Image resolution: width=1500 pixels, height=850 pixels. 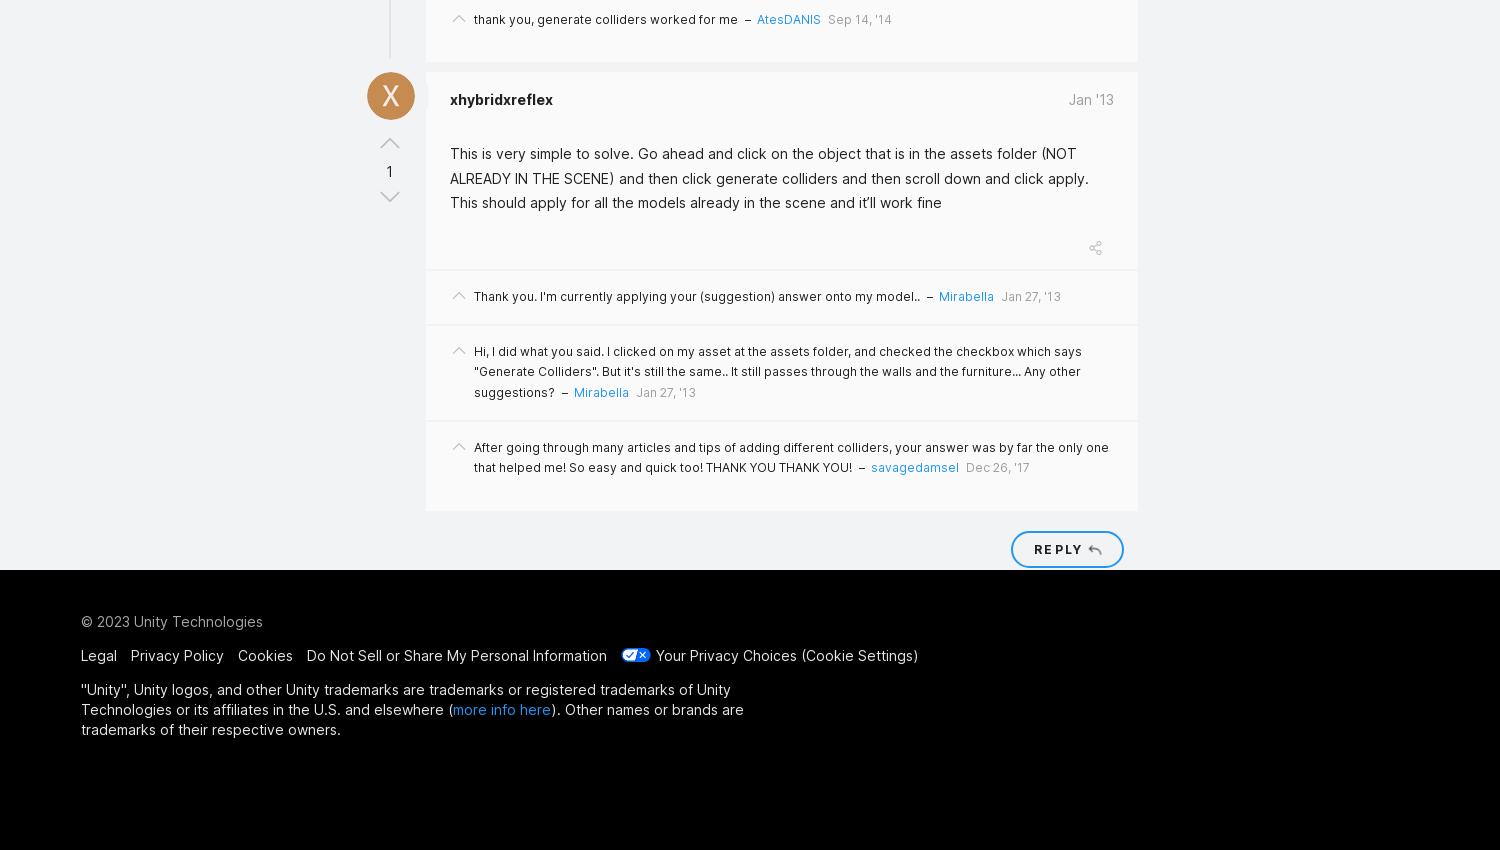 What do you see at coordinates (502, 707) in the screenshot?
I see `'more info here'` at bounding box center [502, 707].